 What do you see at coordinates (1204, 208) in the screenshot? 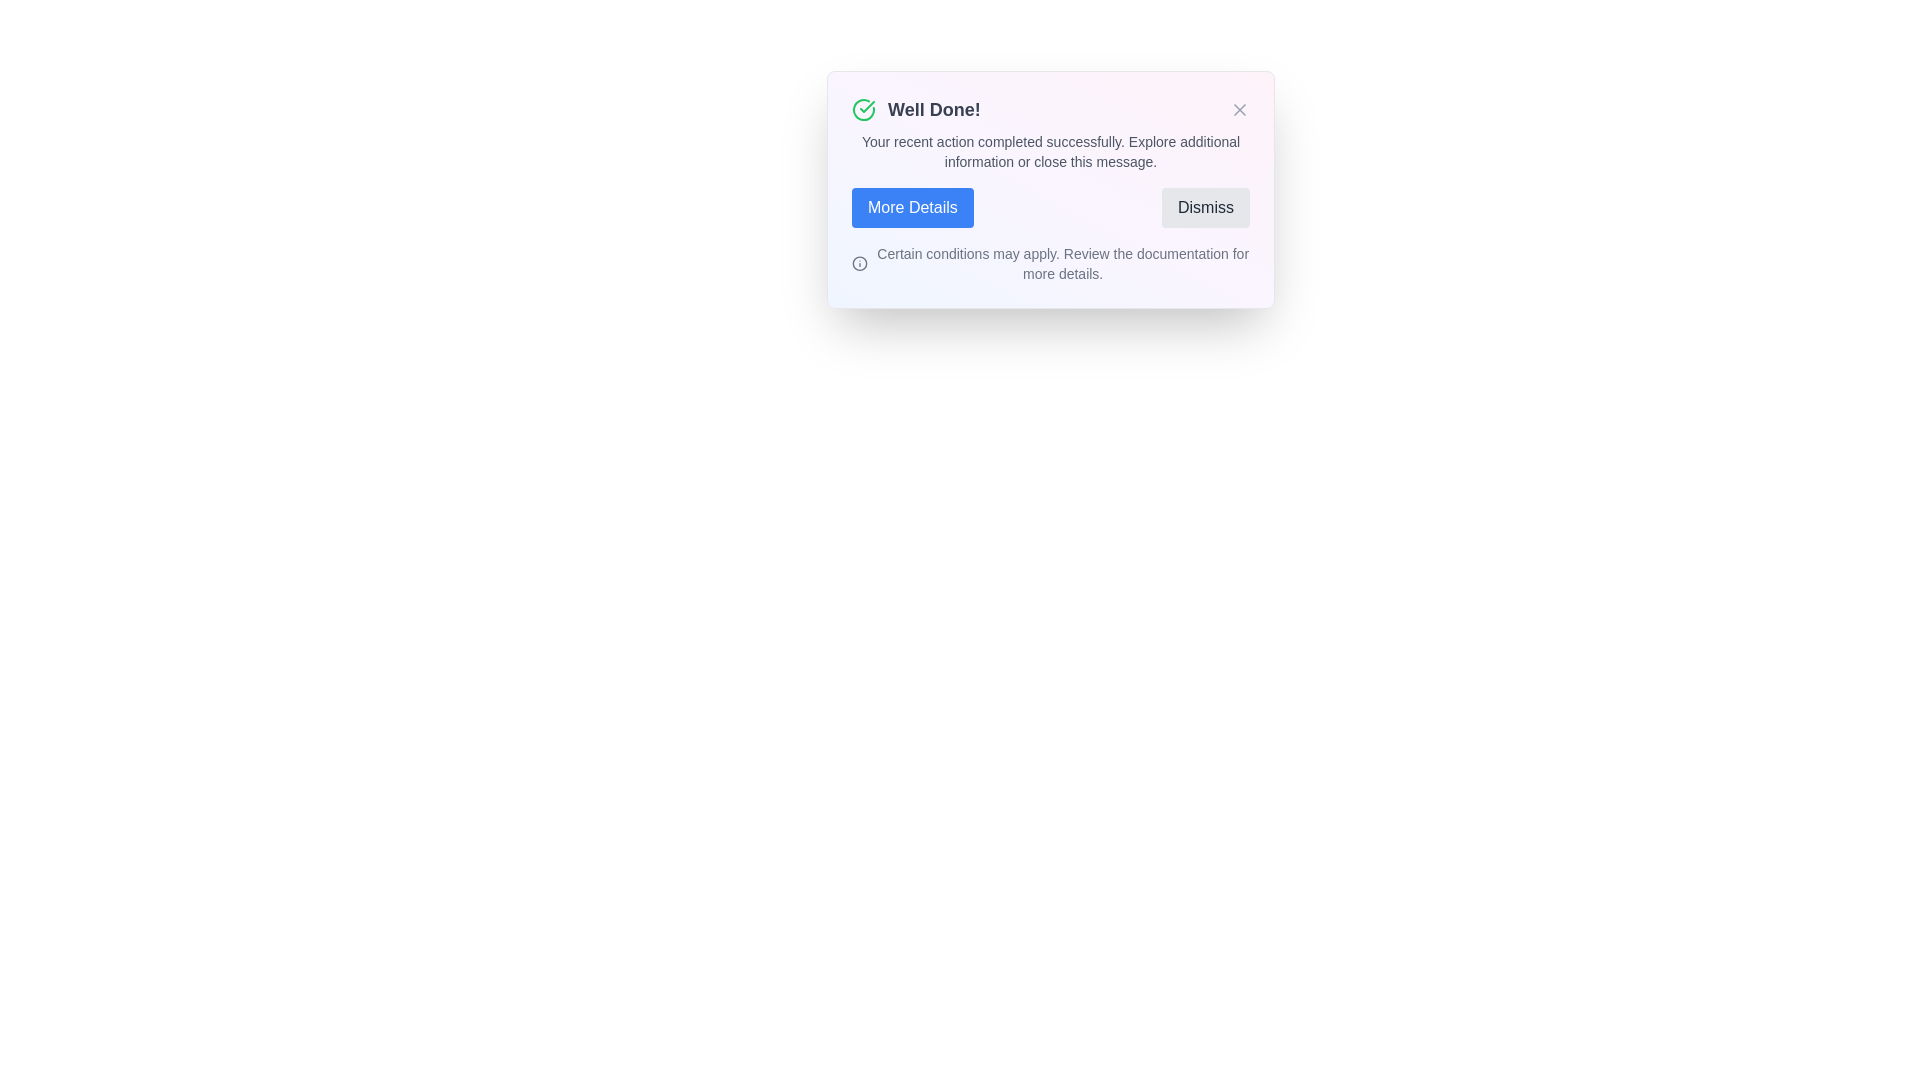
I see `the element with Dismiss` at bounding box center [1204, 208].